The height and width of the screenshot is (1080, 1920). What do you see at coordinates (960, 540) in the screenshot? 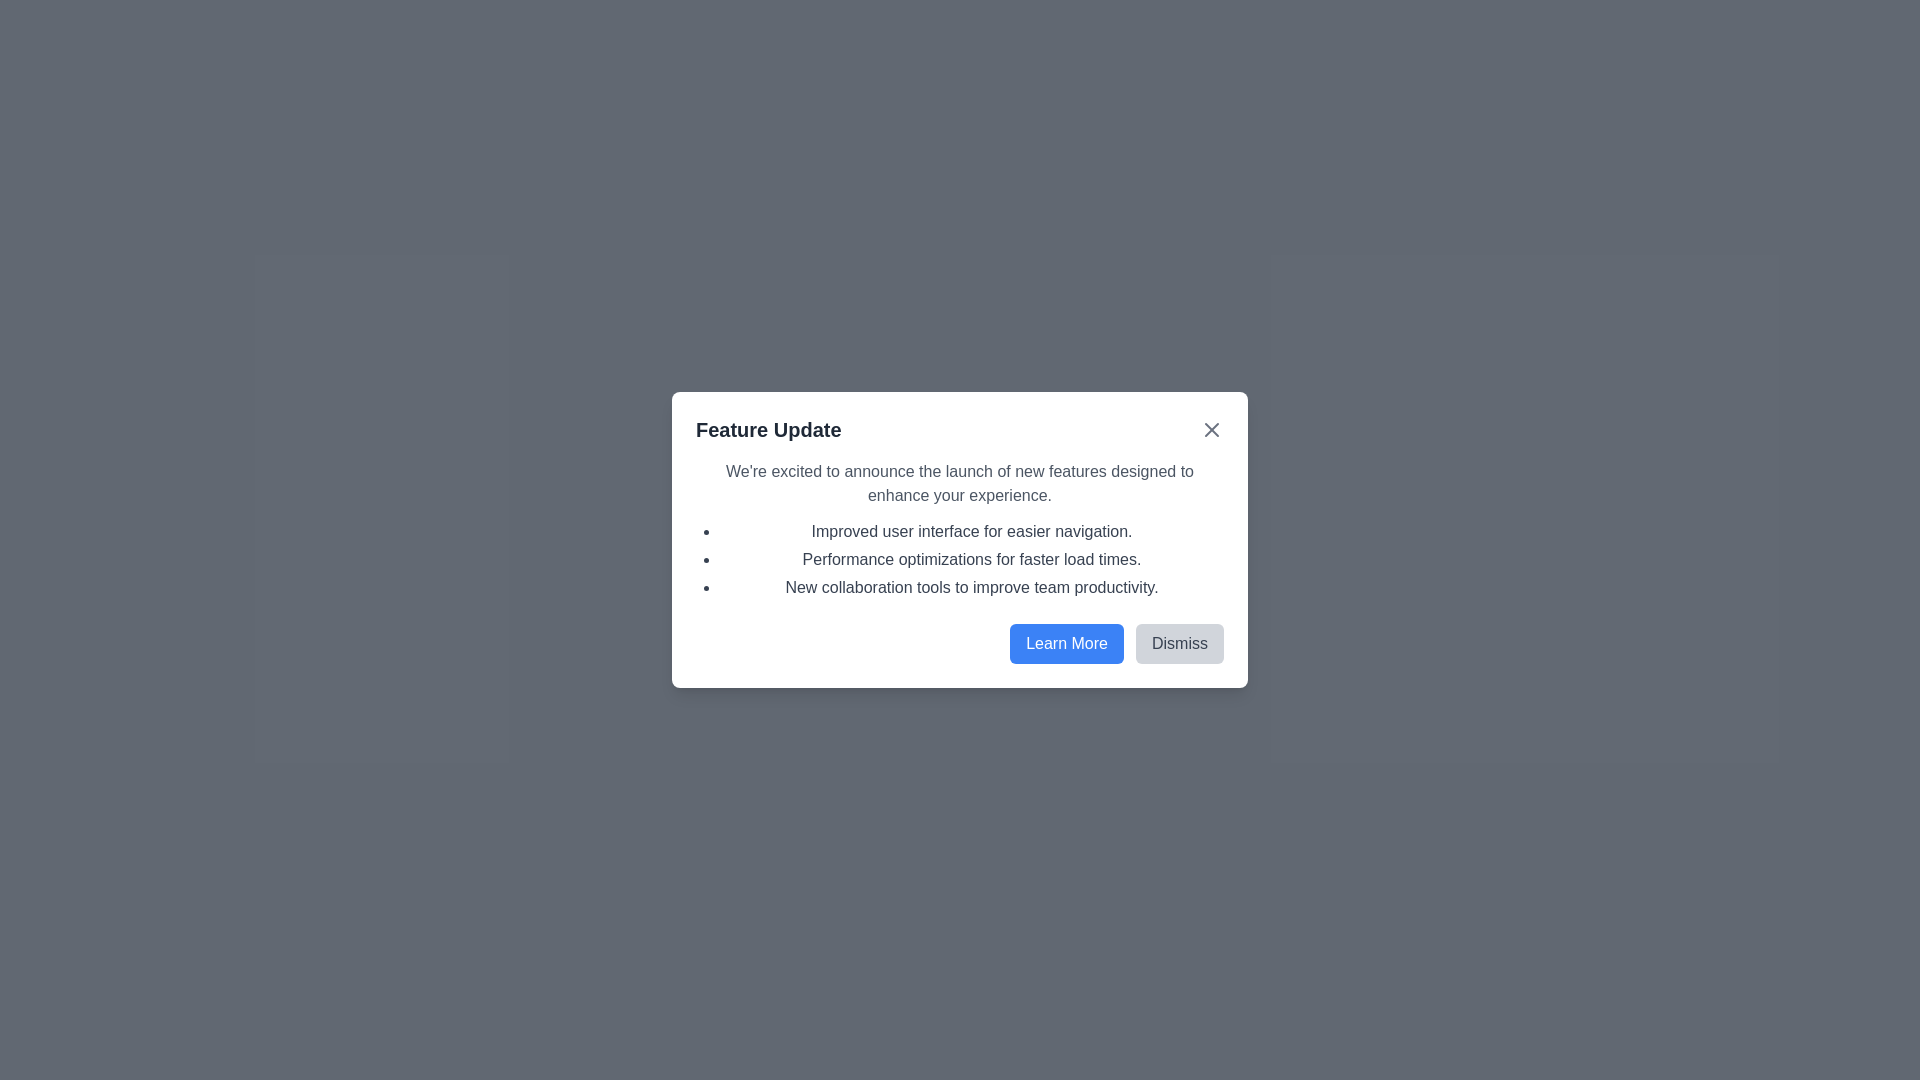
I see `the background to dismiss the dialog` at bounding box center [960, 540].